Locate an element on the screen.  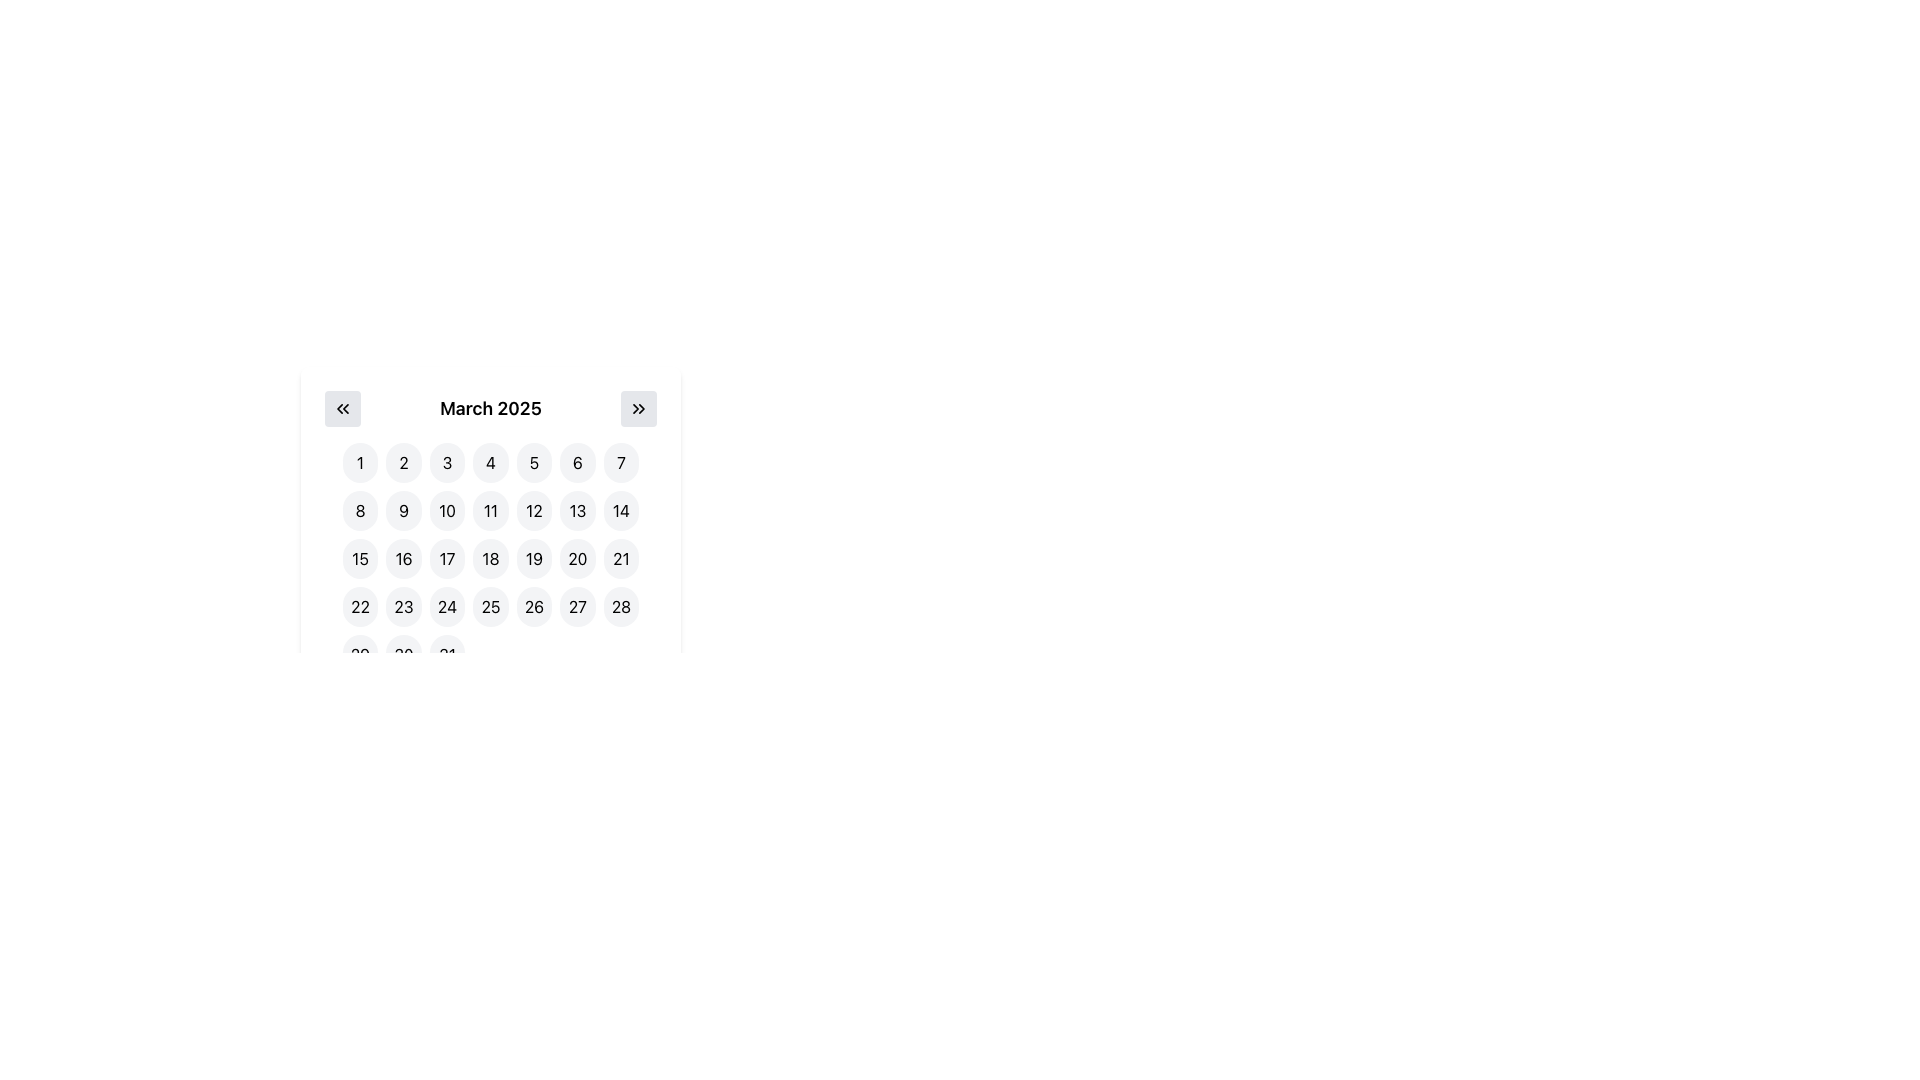
the calendar date button located at the top-left corner of the grid layout is located at coordinates (360, 462).